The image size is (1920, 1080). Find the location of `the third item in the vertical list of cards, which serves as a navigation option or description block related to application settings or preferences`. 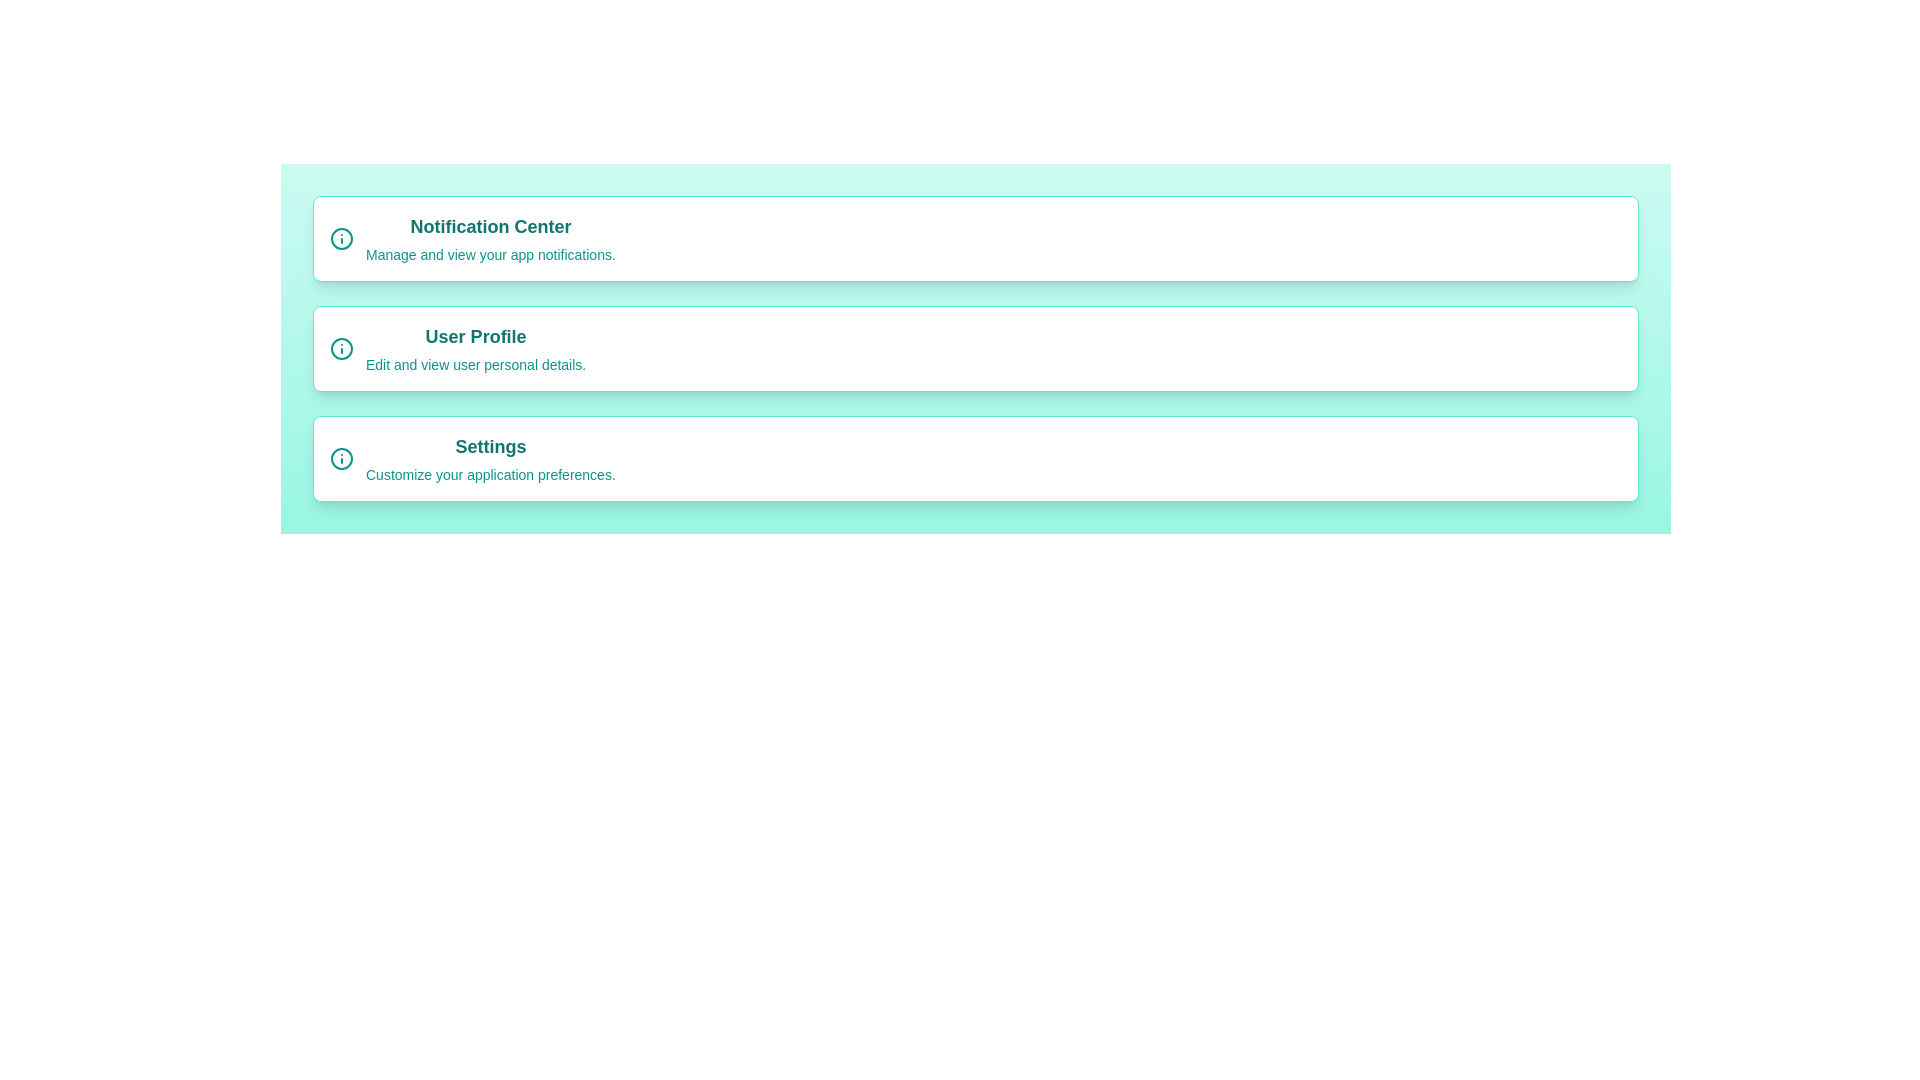

the third item in the vertical list of cards, which serves as a navigation option or description block related to application settings or preferences is located at coordinates (490, 459).